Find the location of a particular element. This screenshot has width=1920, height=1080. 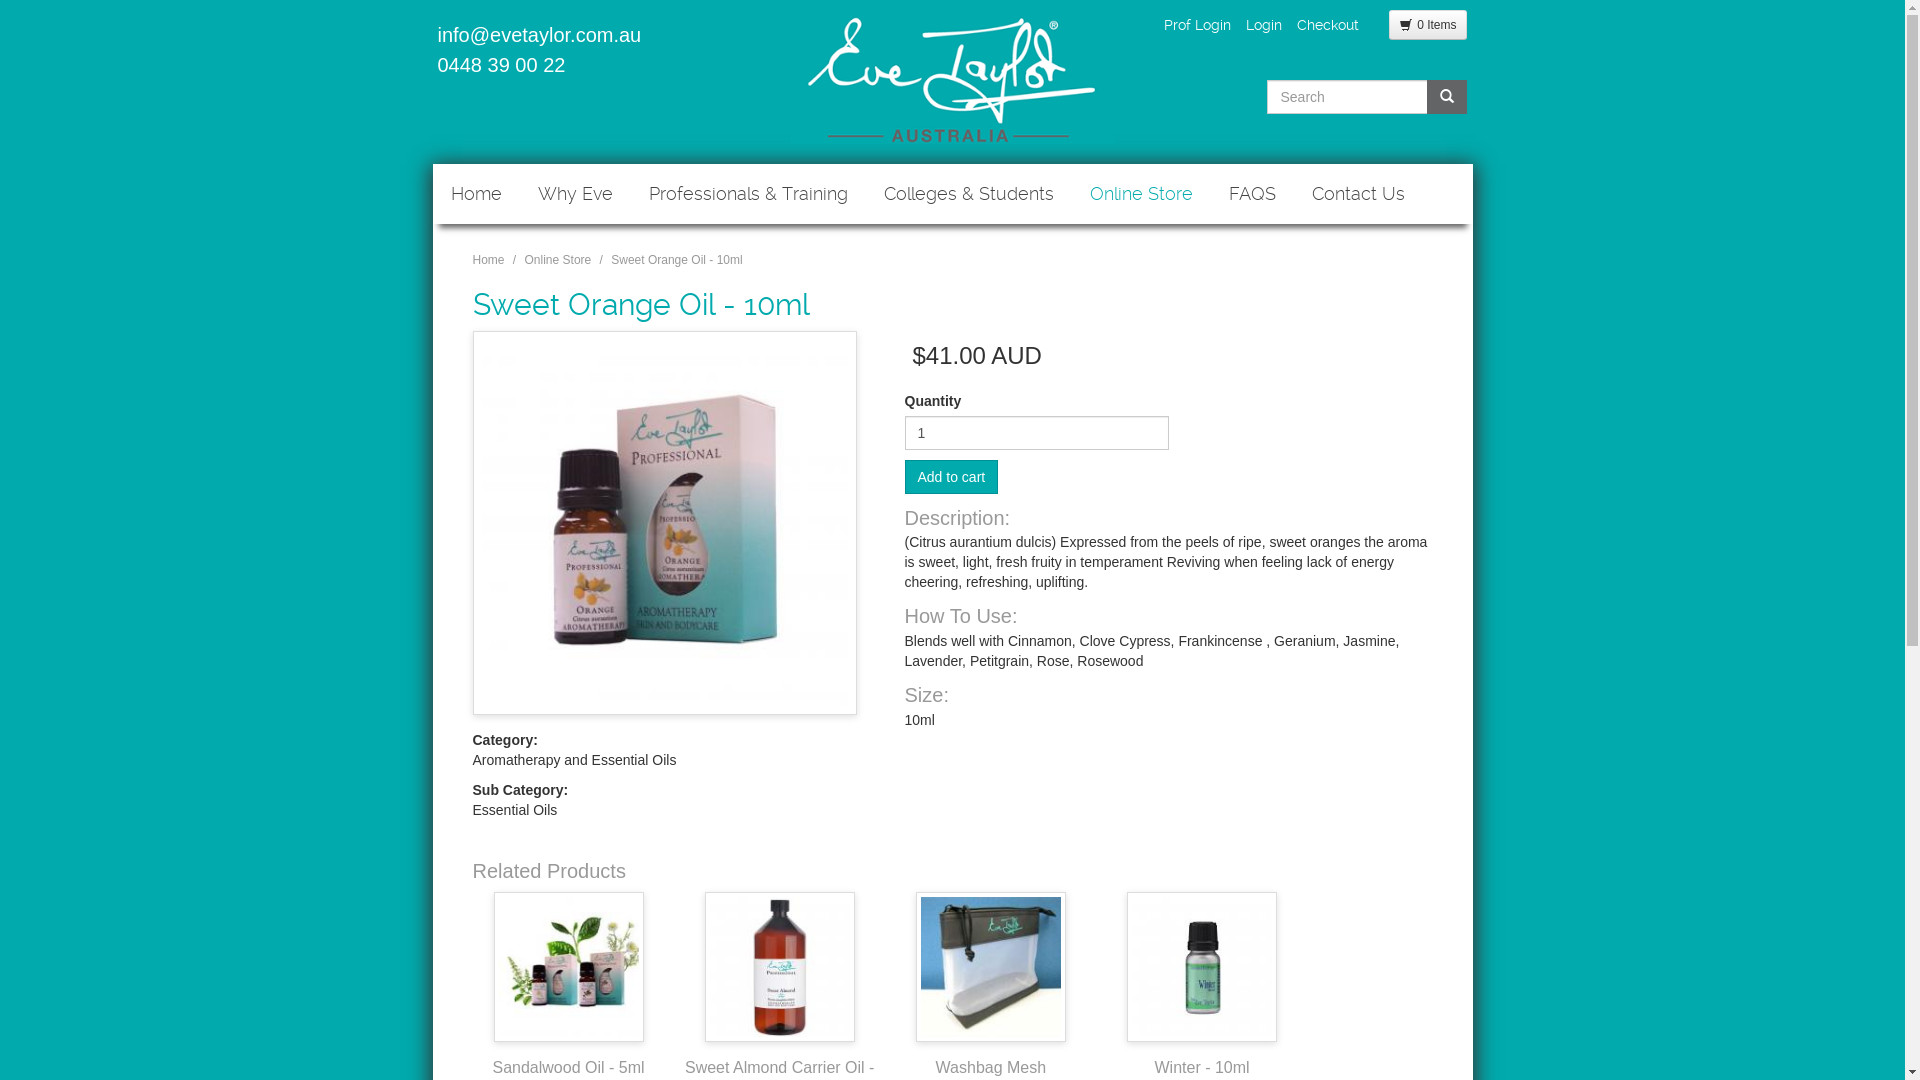

'Colleges & Students' is located at coordinates (969, 193).